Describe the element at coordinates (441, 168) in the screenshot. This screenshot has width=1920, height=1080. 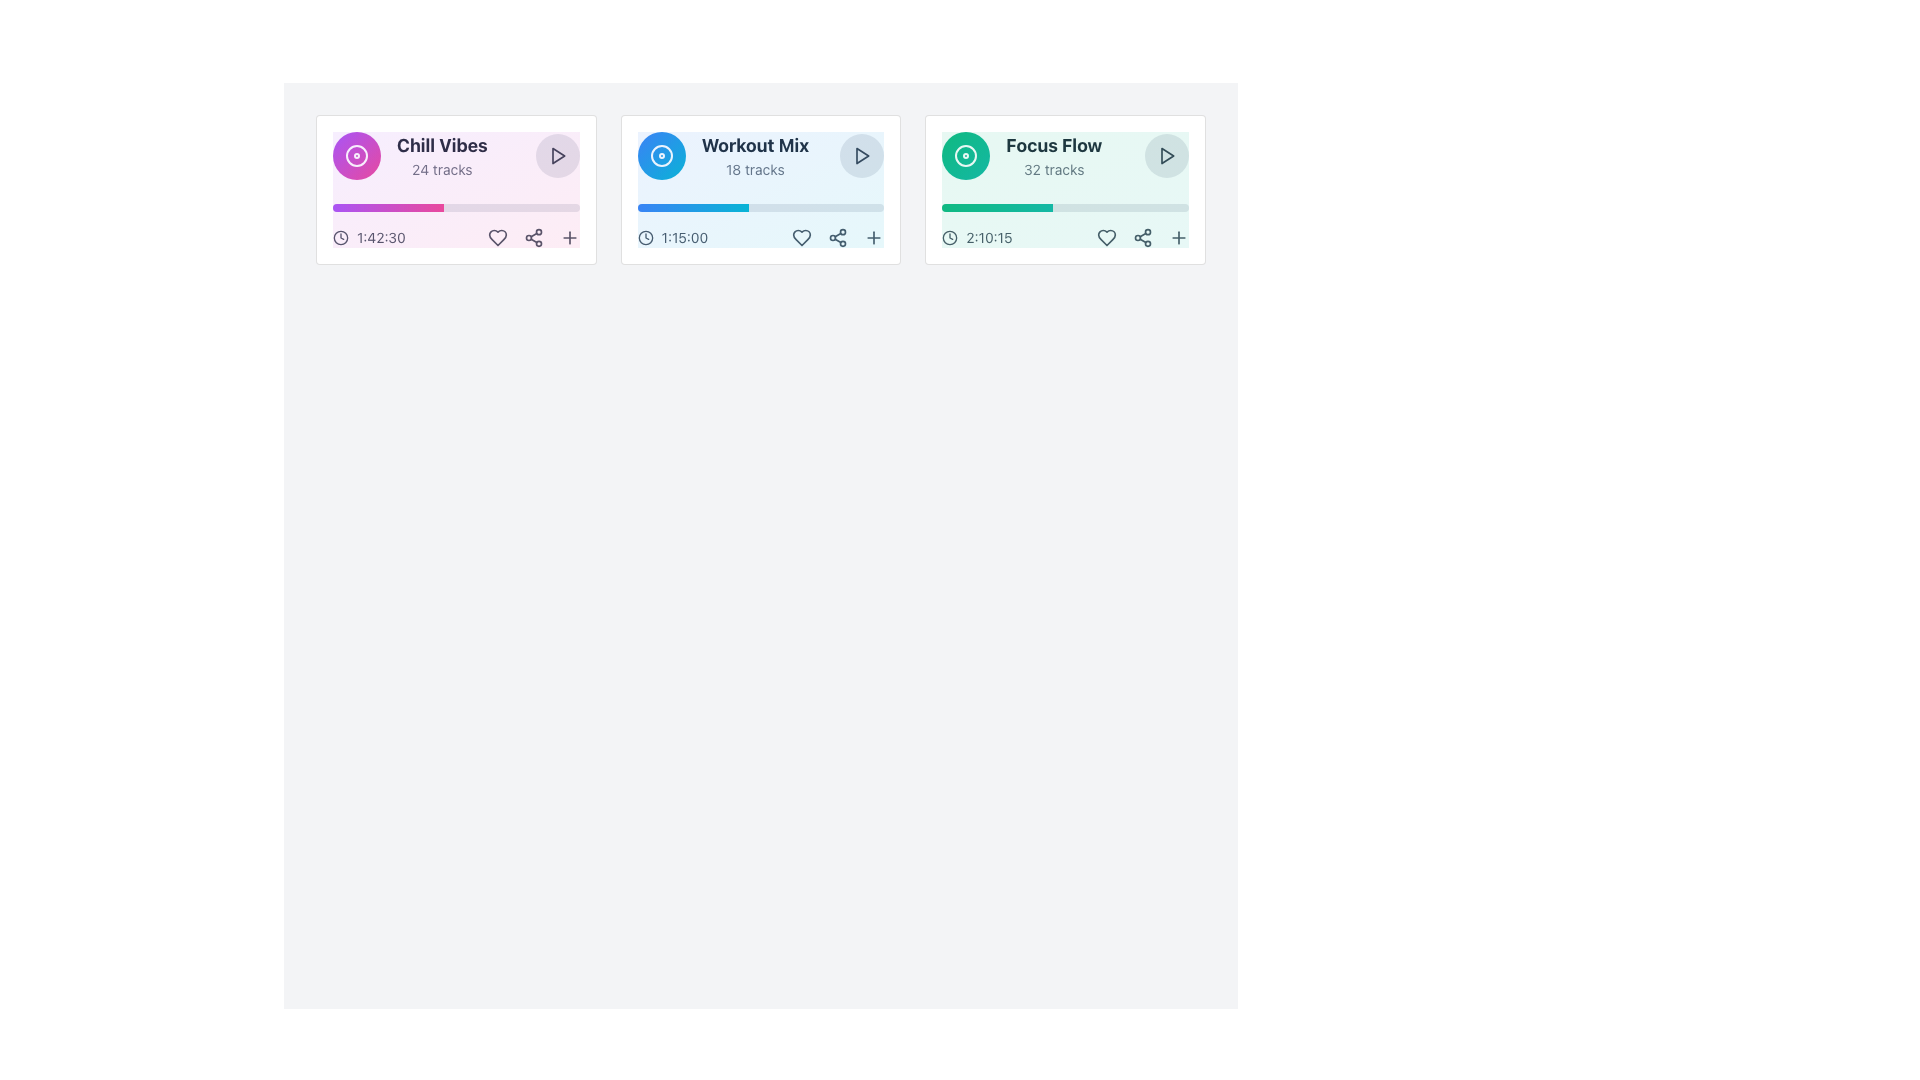
I see `the informational text label indicating the number of tracks within the 'Chill Vibes' playlist, located beneath the 'Chill Vibes' title in the leftmost column of the layout` at that location.